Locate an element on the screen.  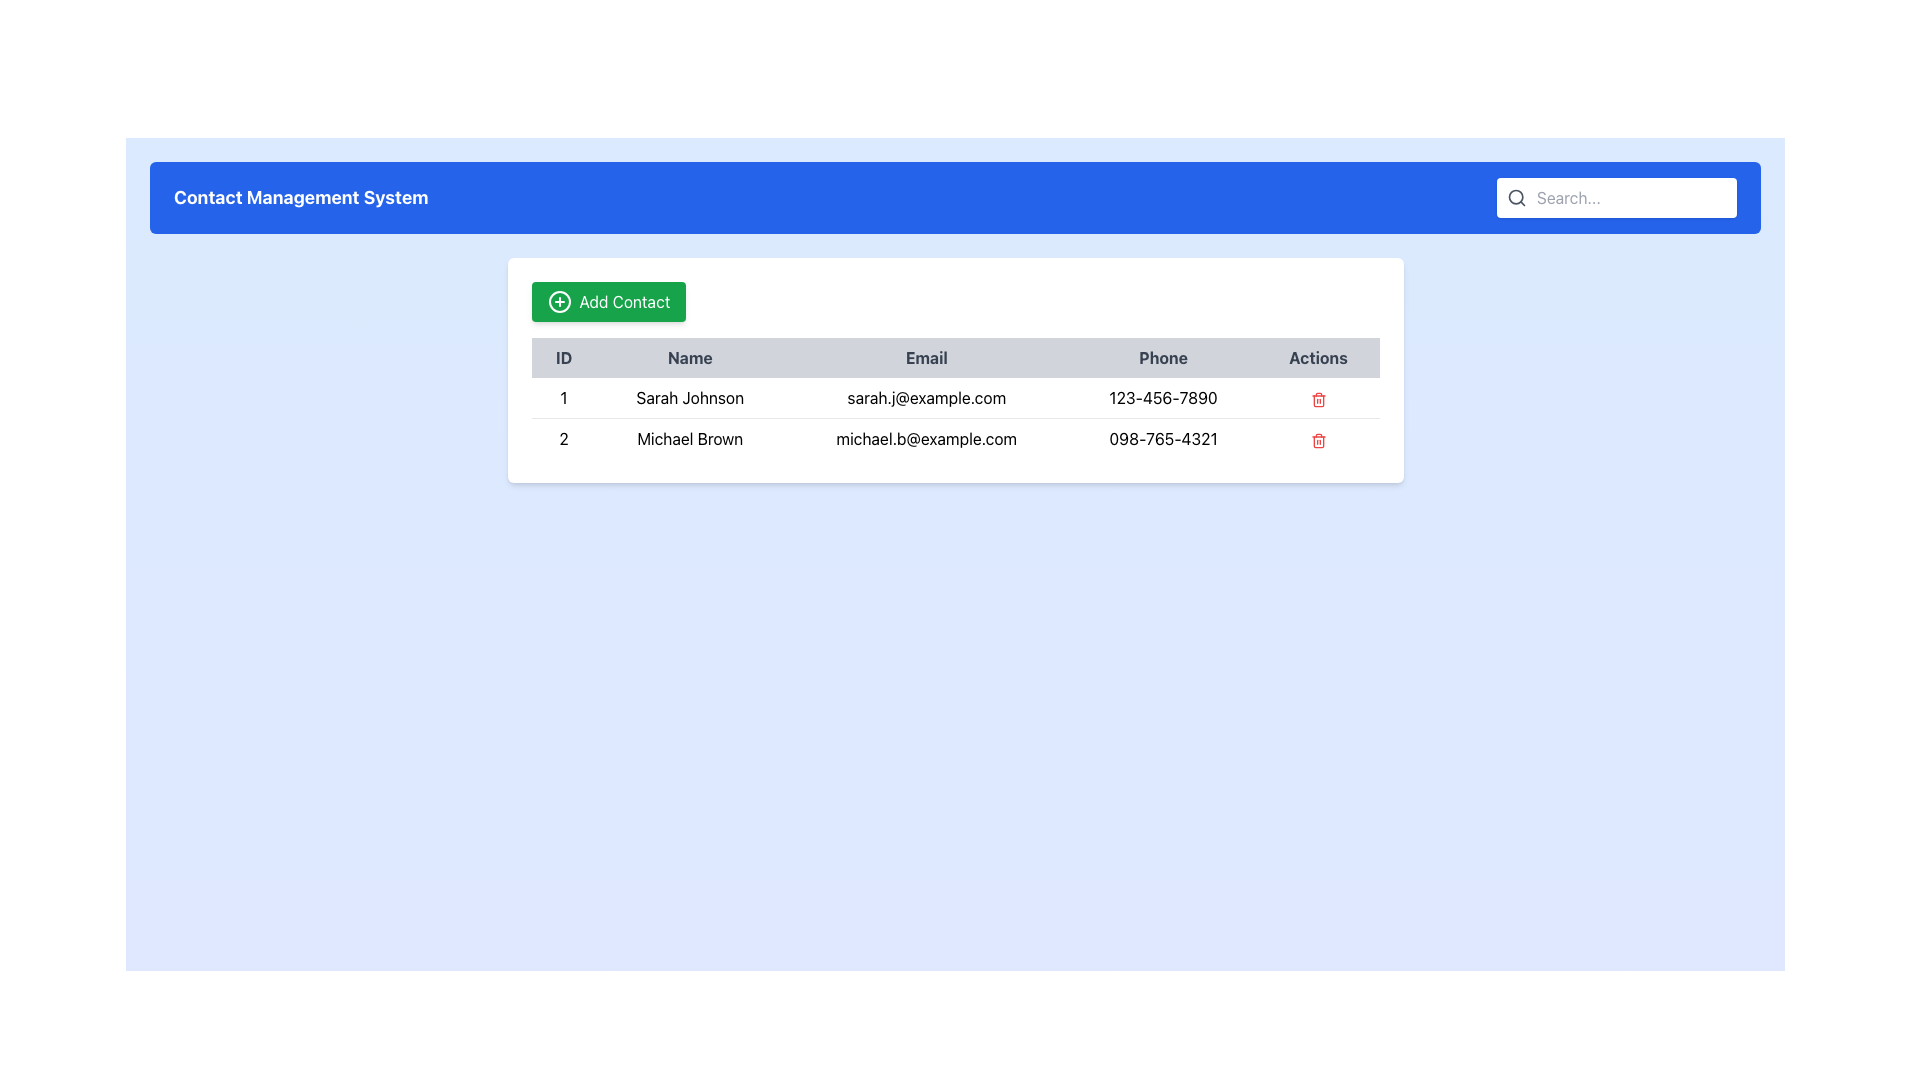
the static text label displaying the phone number '098-765-4321' located in the 'Phone' column of the second row is located at coordinates (1163, 437).